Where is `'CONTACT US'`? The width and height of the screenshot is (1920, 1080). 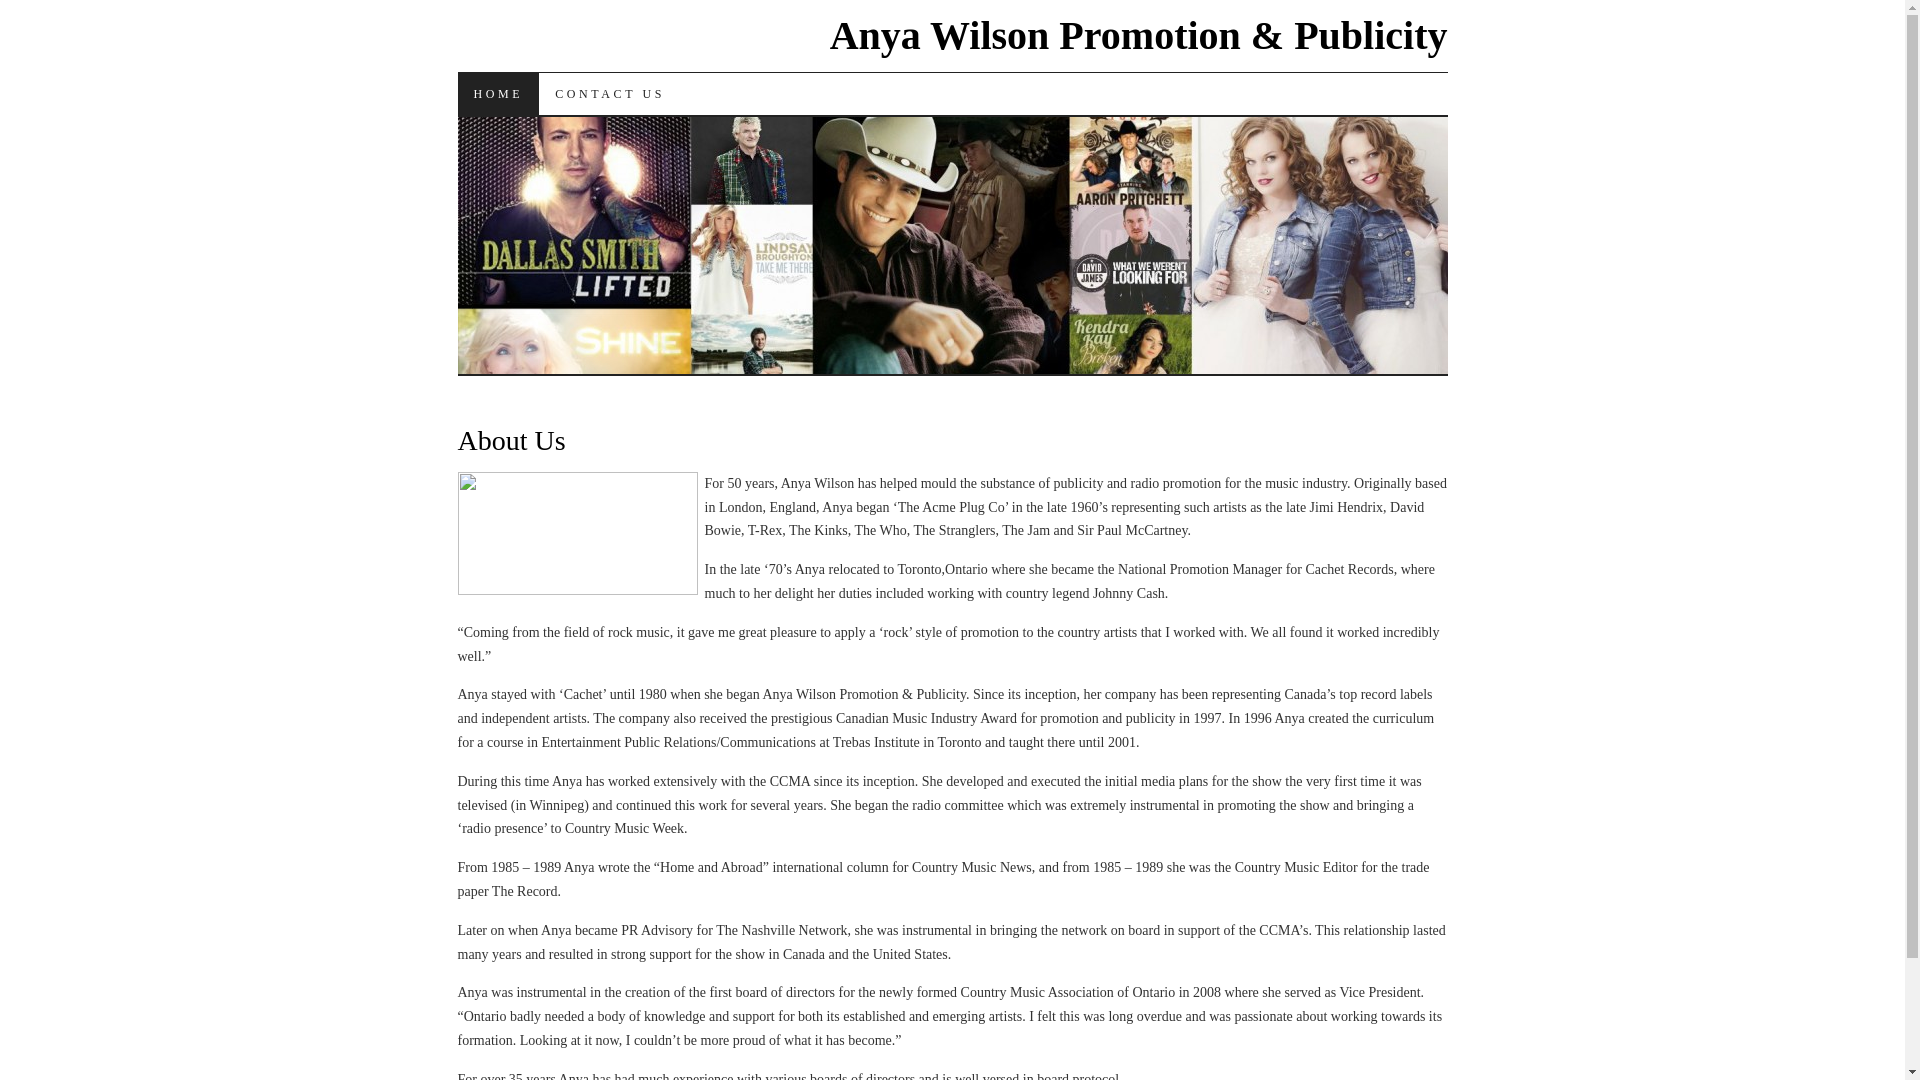 'CONTACT US' is located at coordinates (608, 93).